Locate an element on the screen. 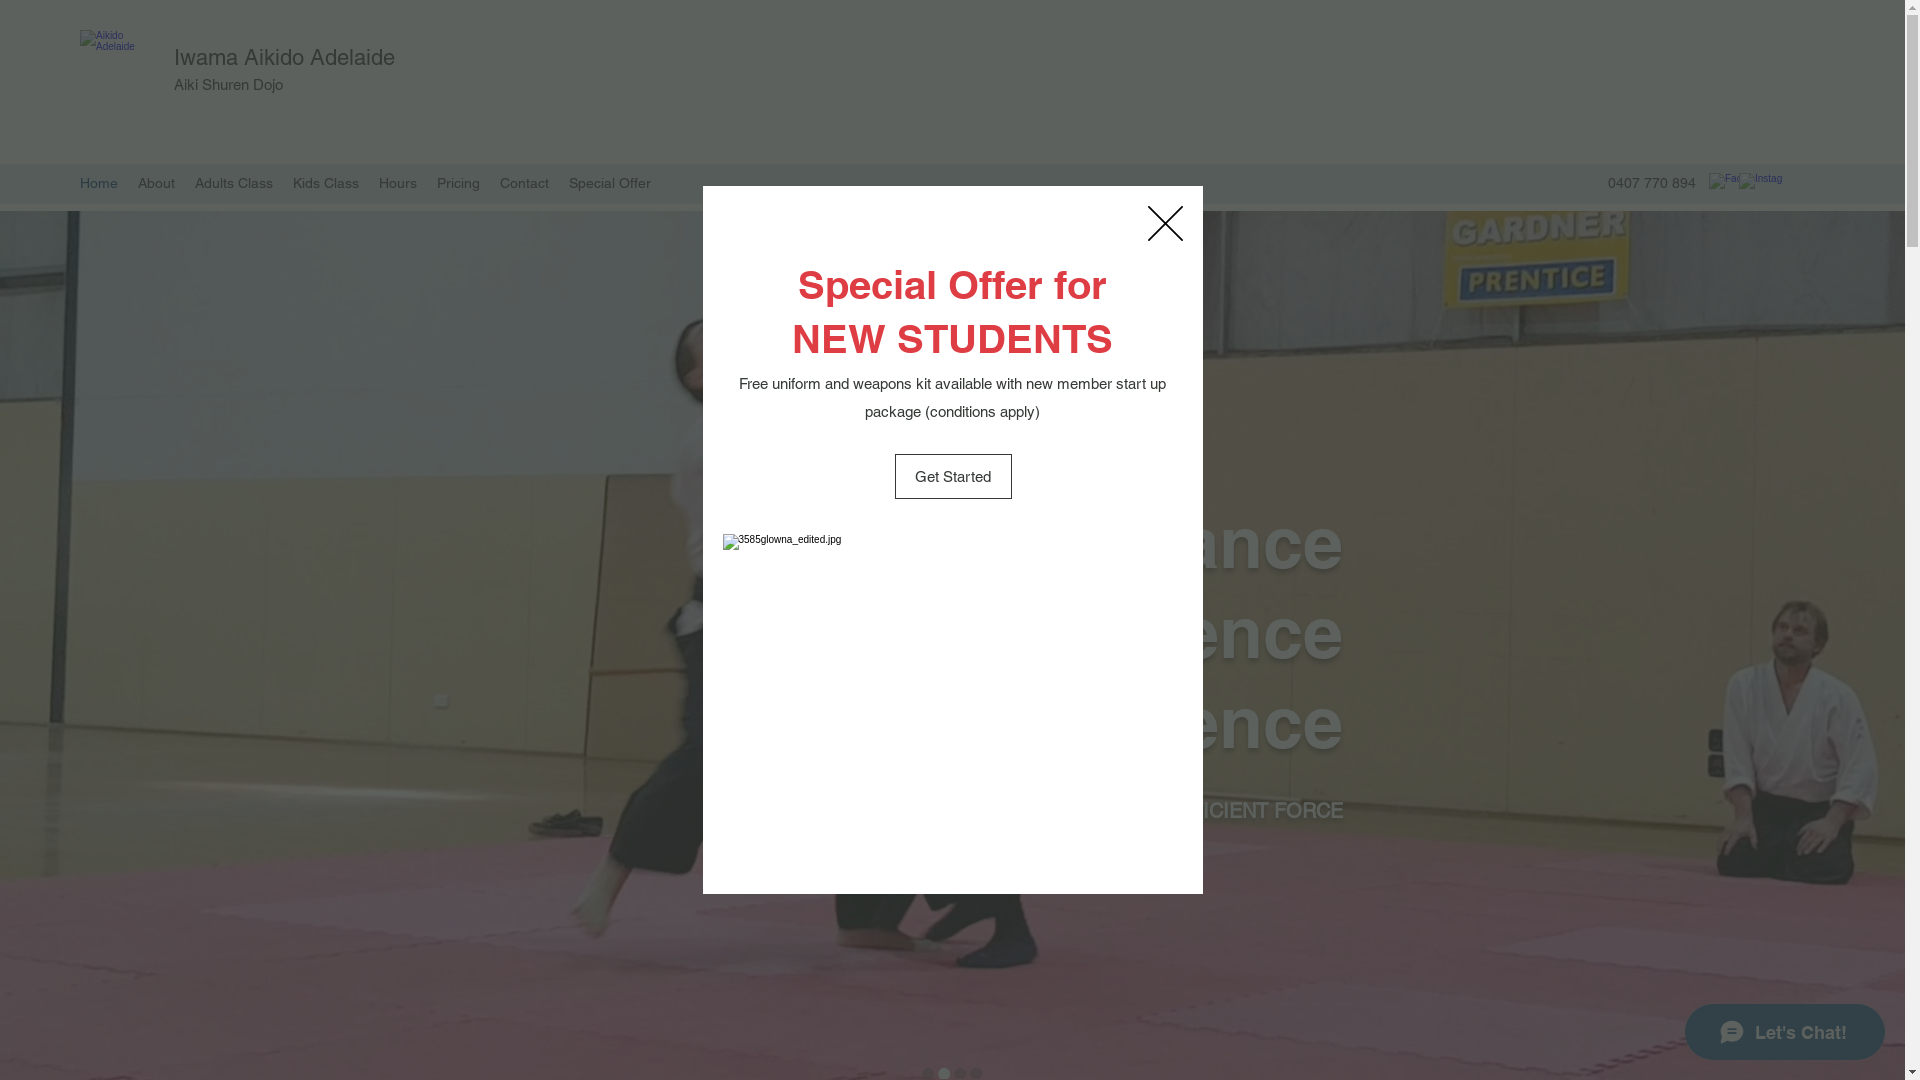  'Adults Class' is located at coordinates (234, 182).